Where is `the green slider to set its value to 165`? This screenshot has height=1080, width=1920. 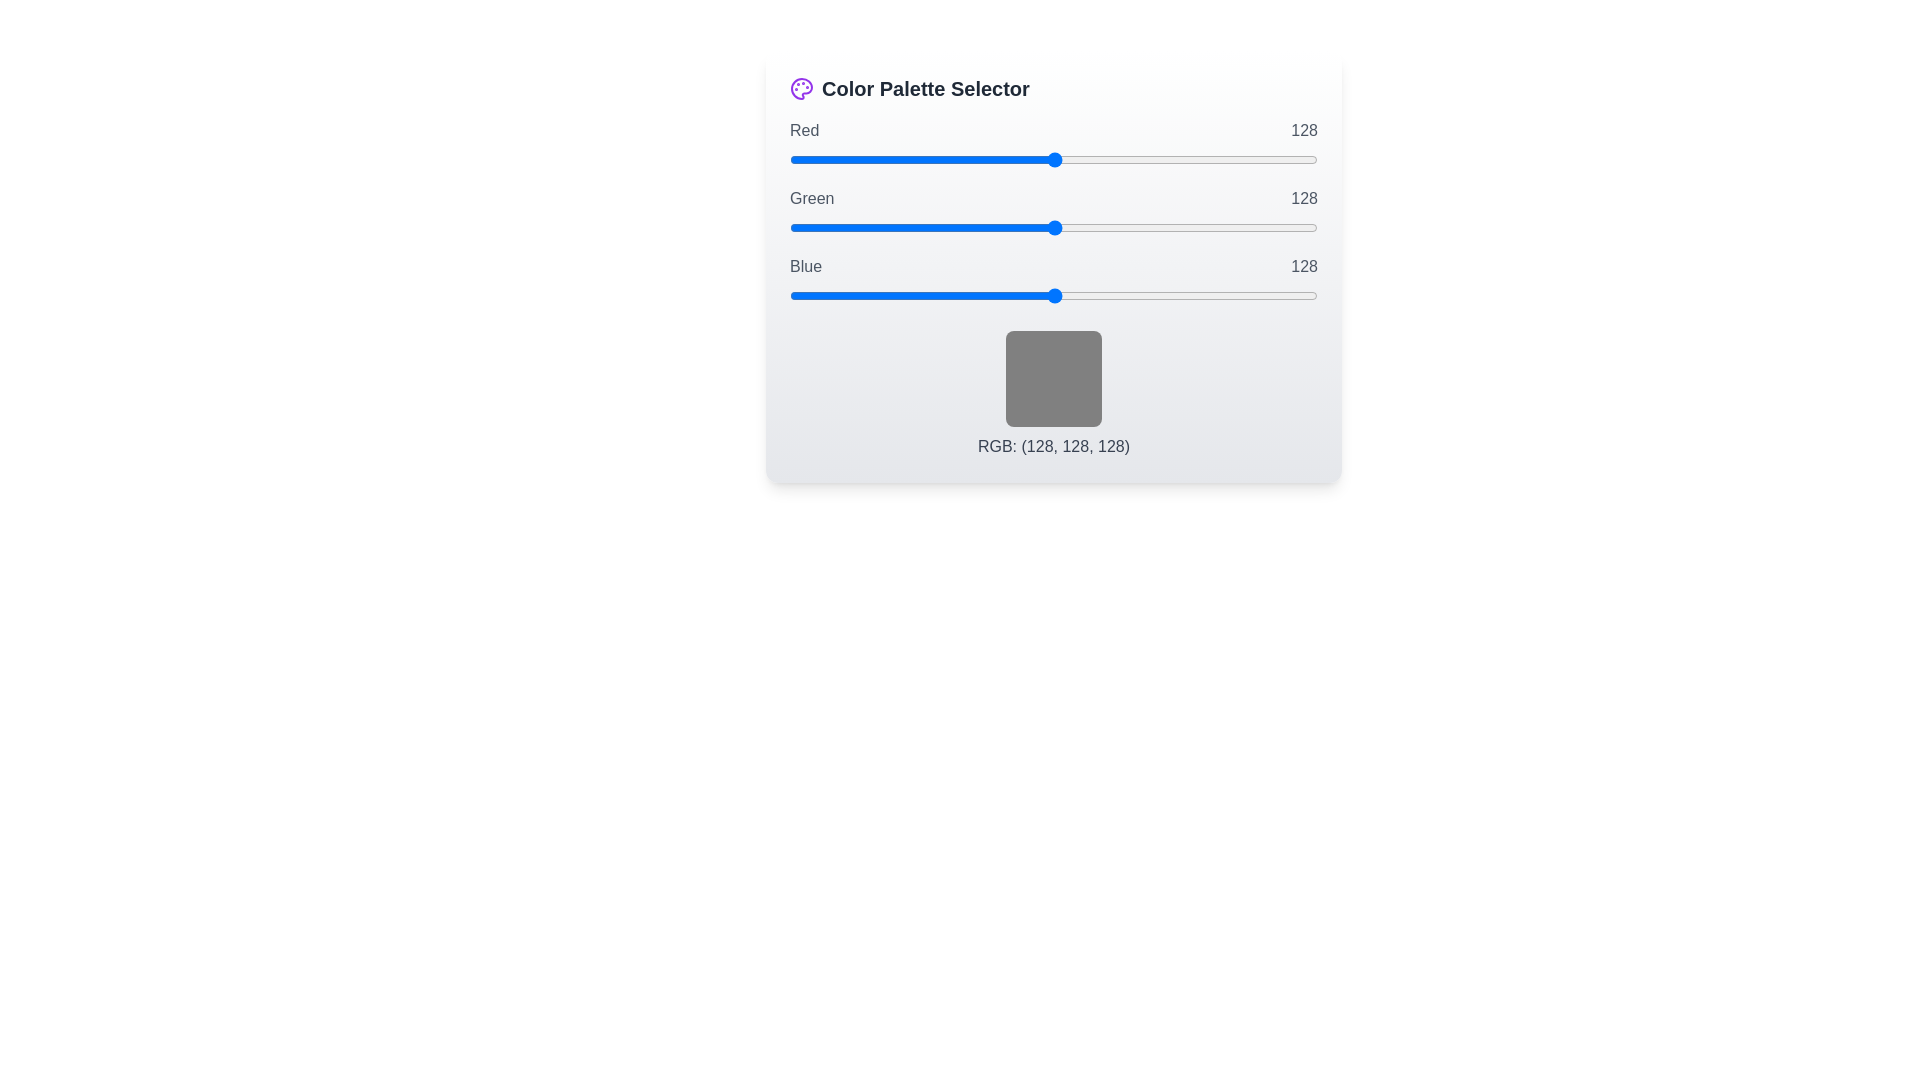 the green slider to set its value to 165 is located at coordinates (1131, 226).